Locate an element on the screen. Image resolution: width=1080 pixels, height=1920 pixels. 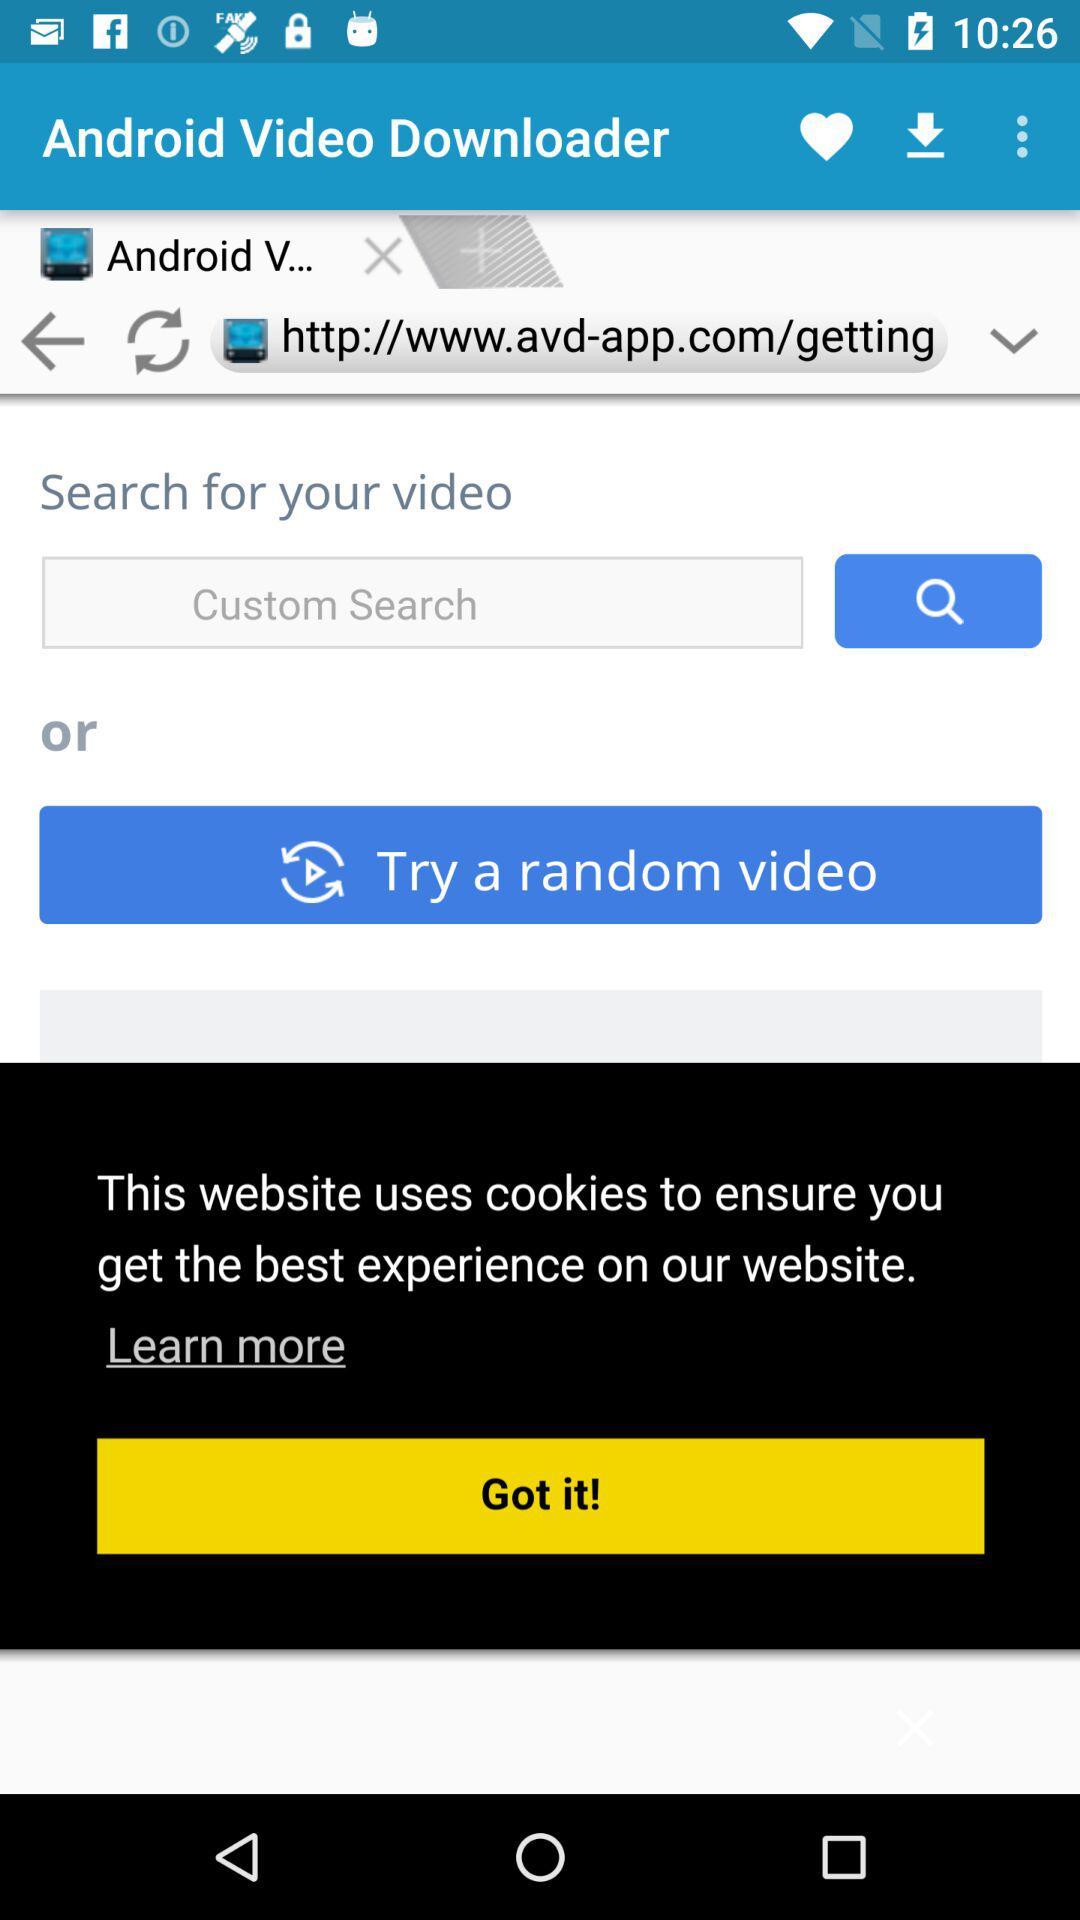
httpwwwavdappcomgetting is located at coordinates (578, 341).